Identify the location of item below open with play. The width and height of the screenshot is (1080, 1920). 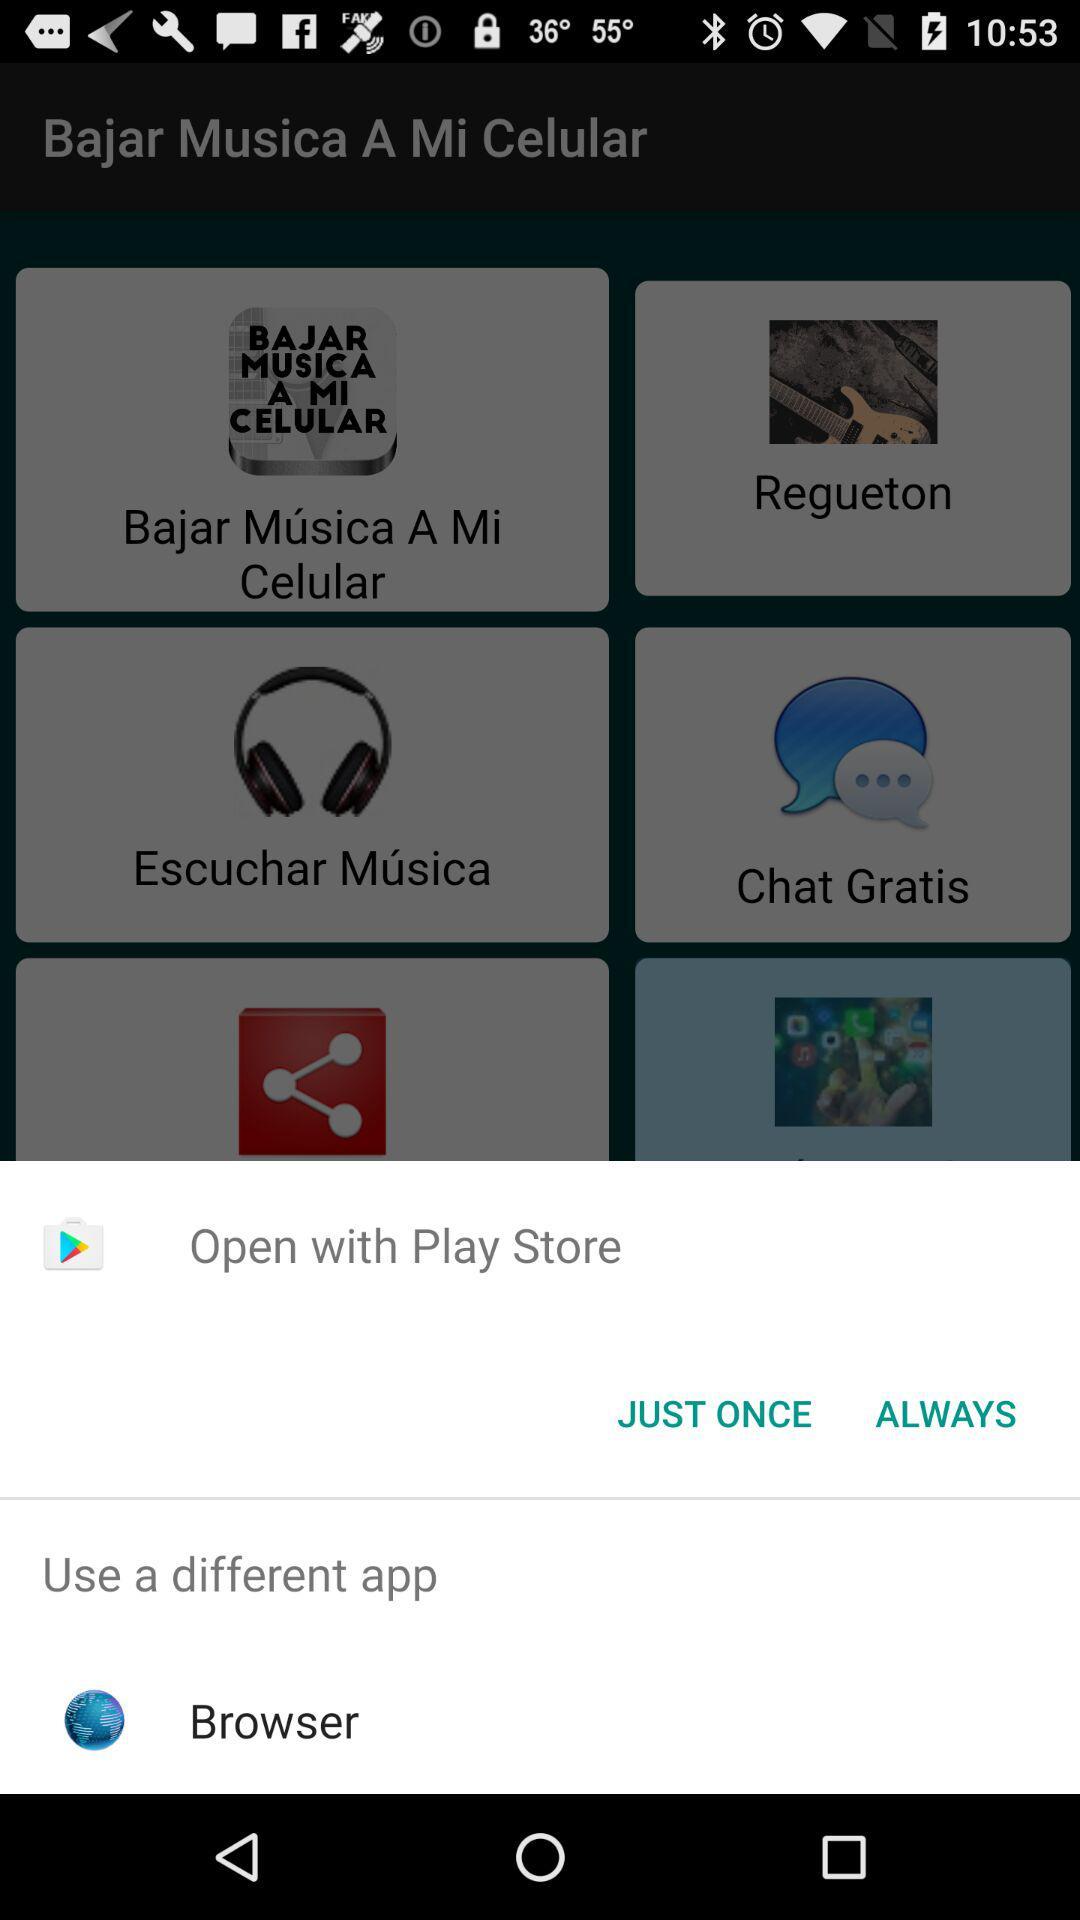
(945, 1411).